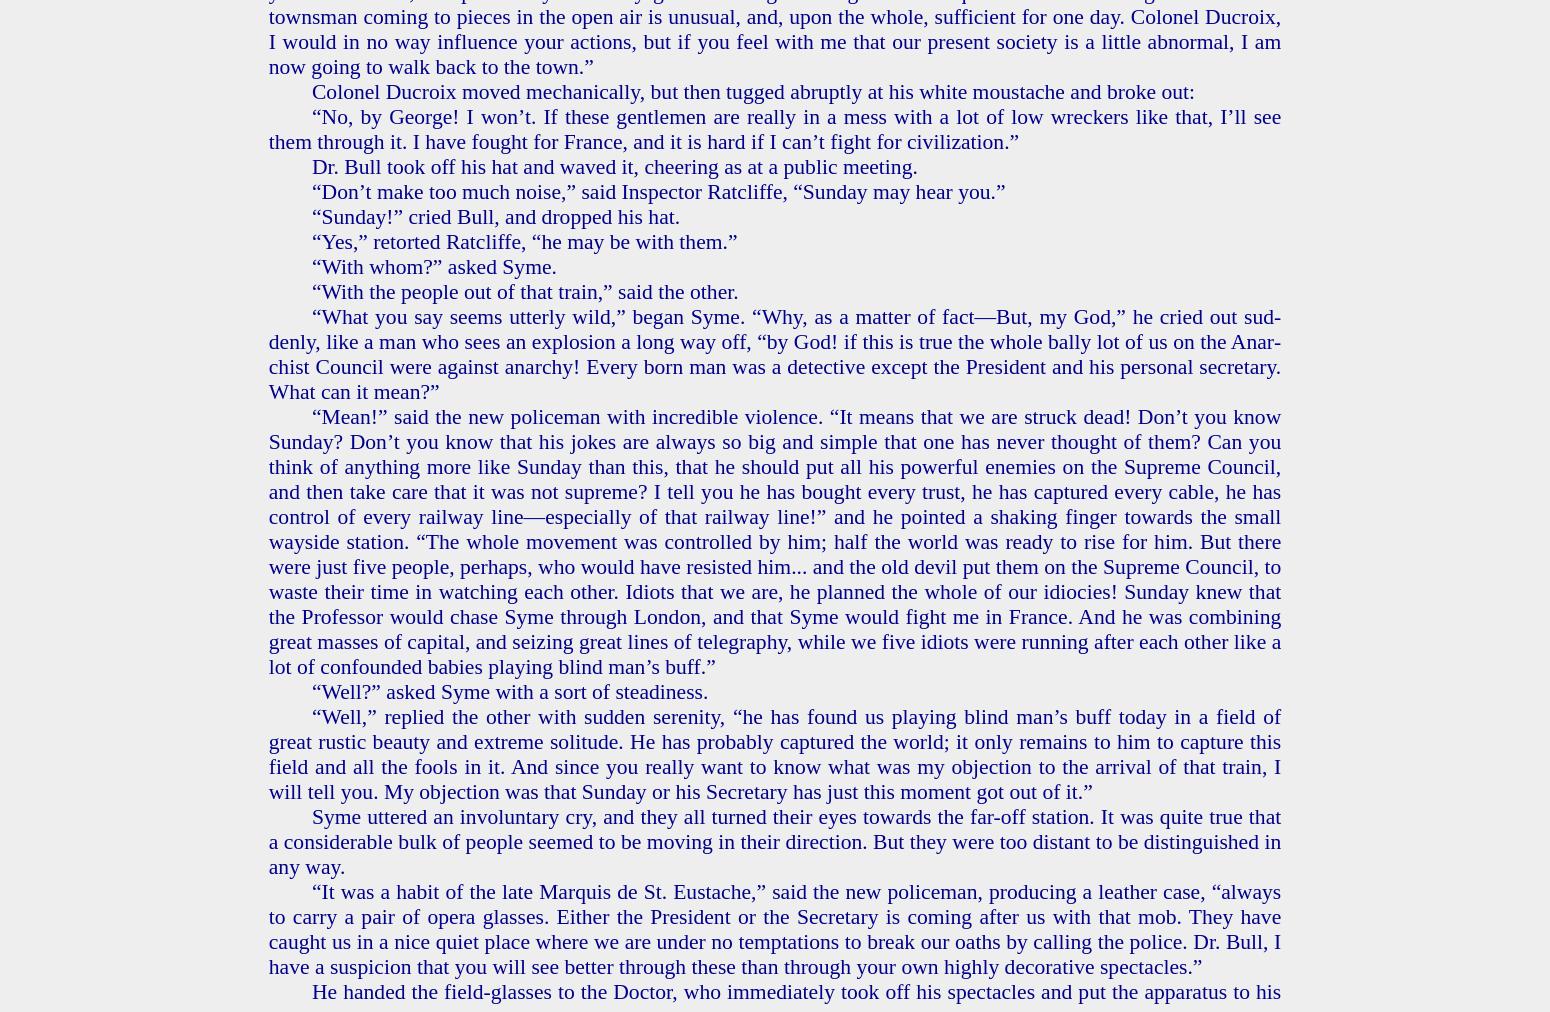 The width and height of the screenshot is (1550, 1012). Describe the element at coordinates (752, 89) in the screenshot. I see `'Colonel Ducroix moved me­chan­i­cal­ly, but then tugged abrupt­ly at his white mous­tache and broke out:'` at that location.